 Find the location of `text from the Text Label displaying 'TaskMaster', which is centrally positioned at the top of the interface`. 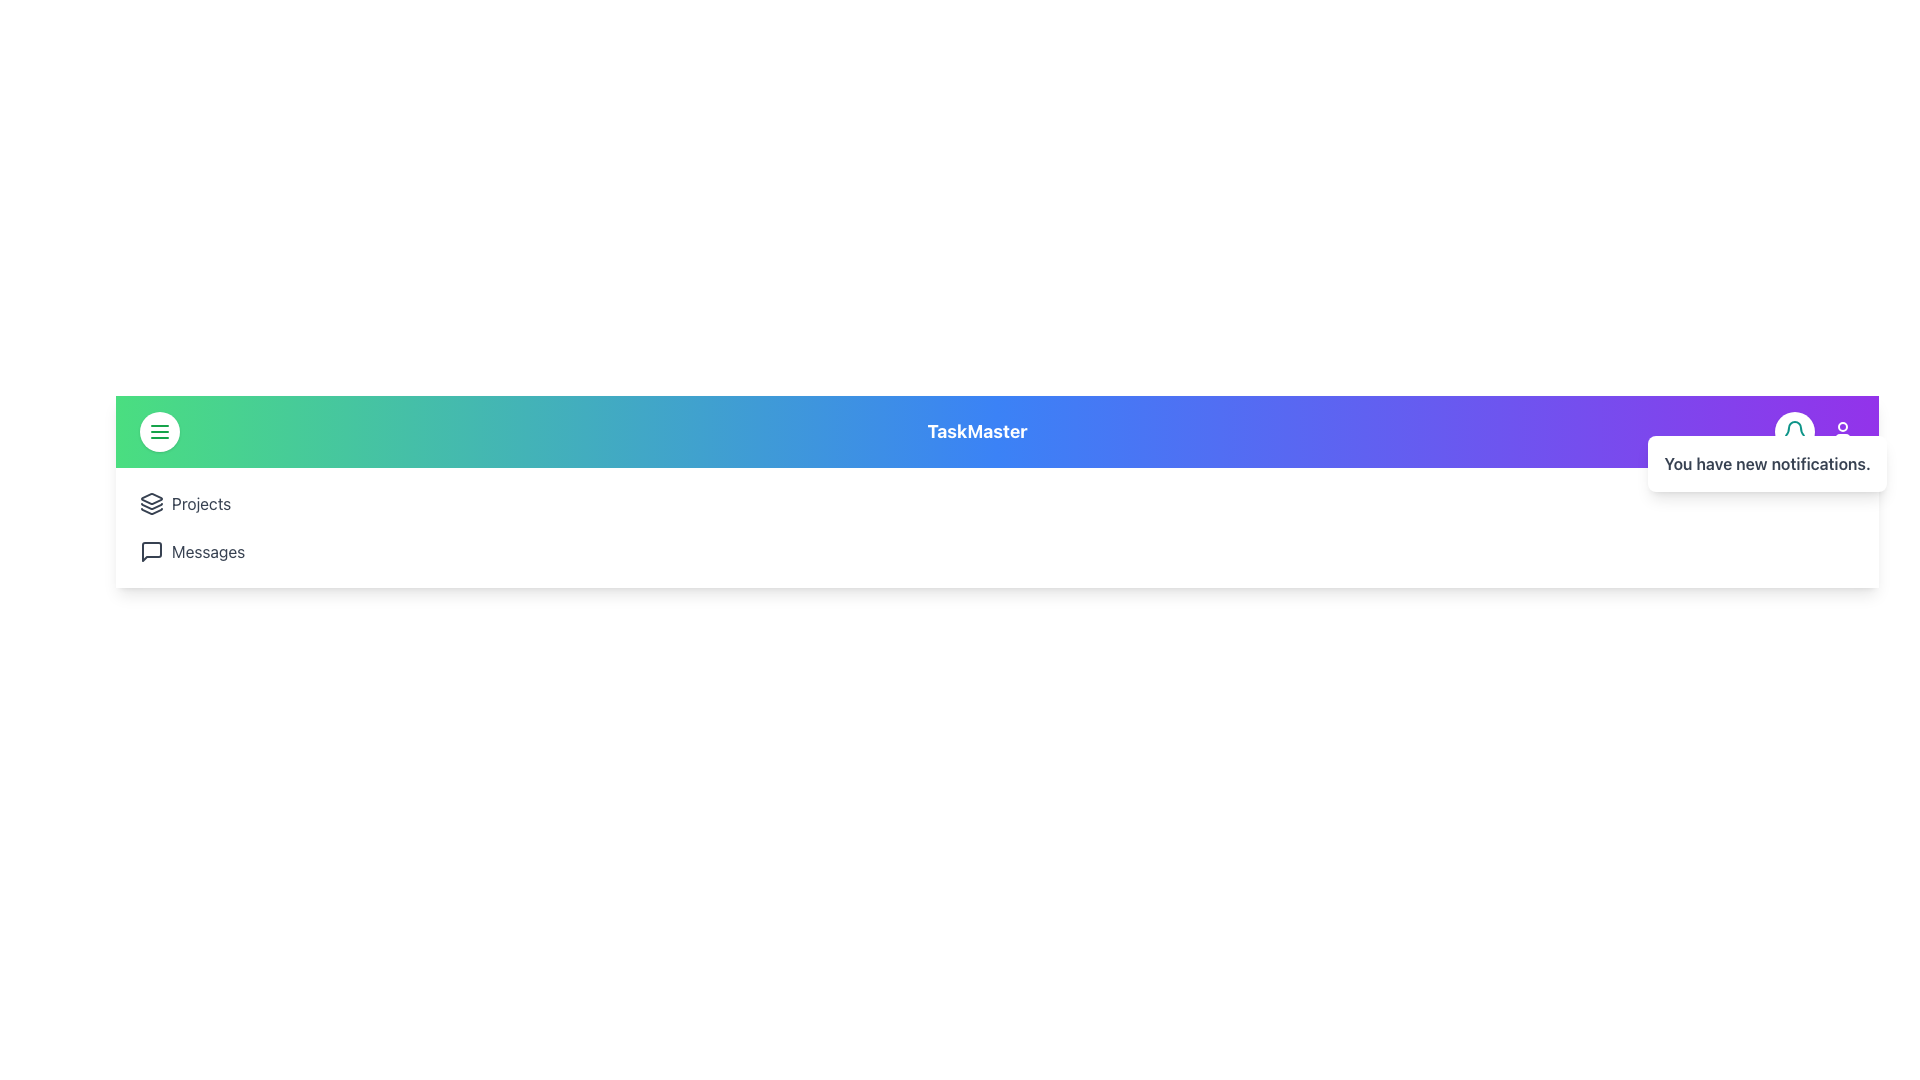

text from the Text Label displaying 'TaskMaster', which is centrally positioned at the top of the interface is located at coordinates (997, 431).